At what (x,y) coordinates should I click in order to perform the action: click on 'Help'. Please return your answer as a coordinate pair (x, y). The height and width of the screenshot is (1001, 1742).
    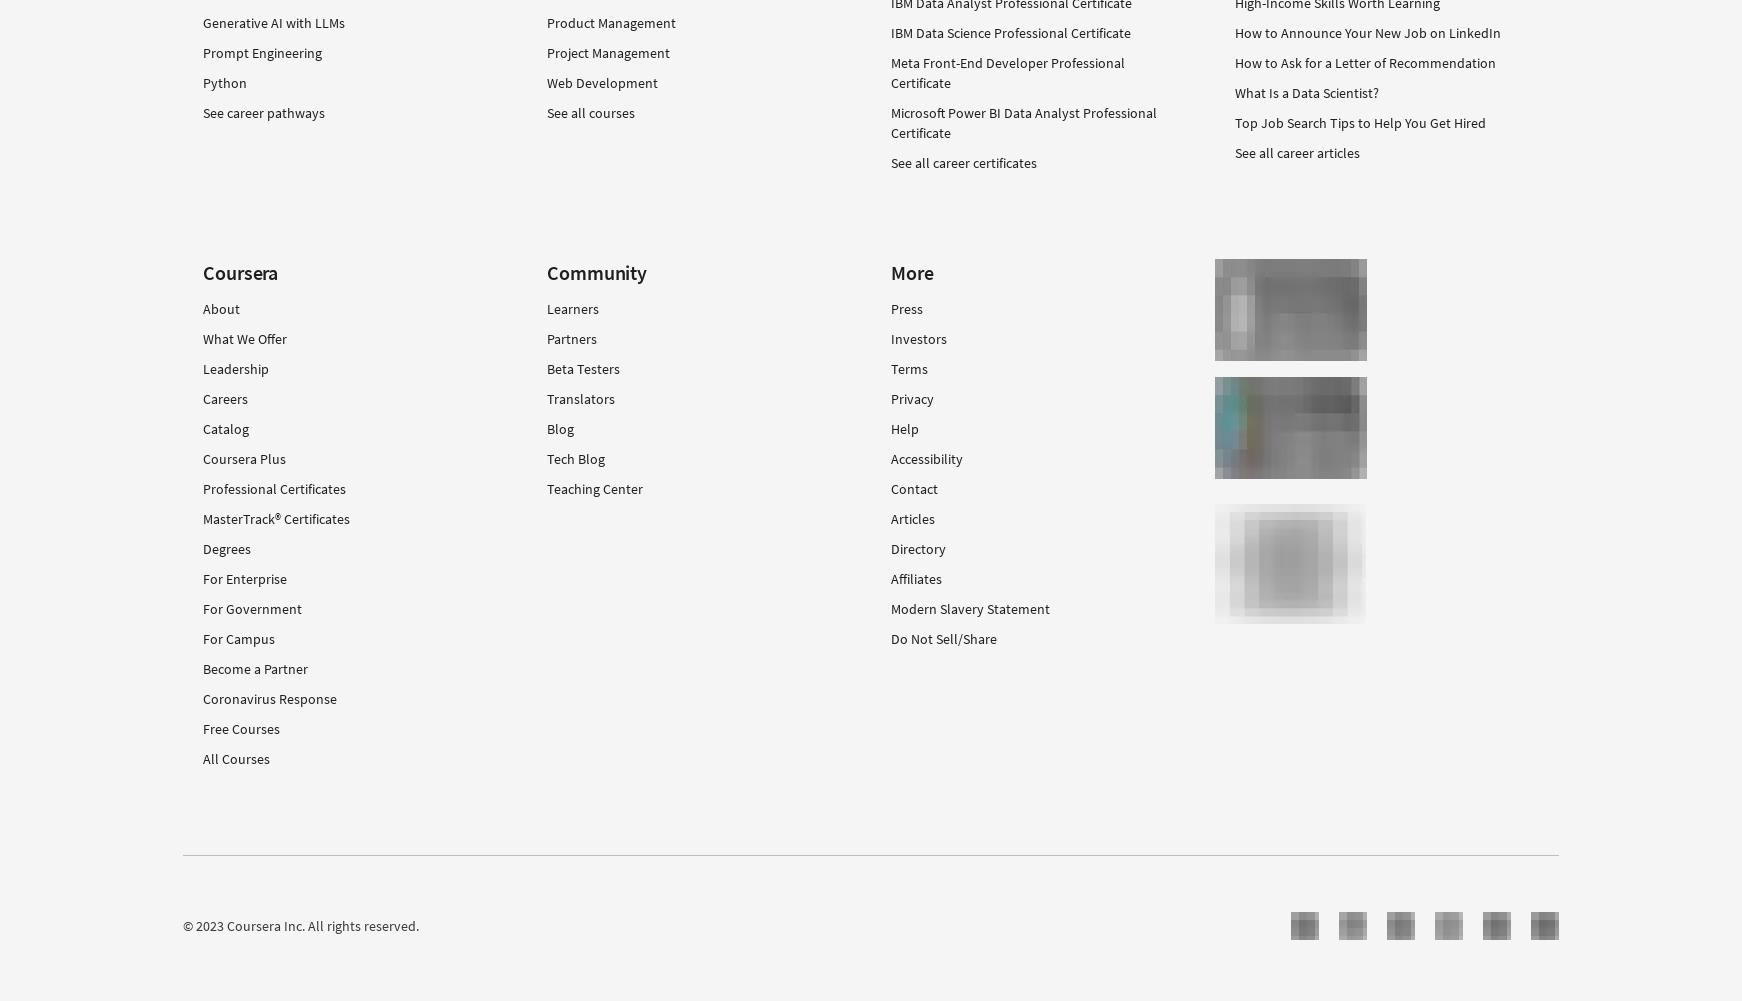
    Looking at the image, I should click on (903, 429).